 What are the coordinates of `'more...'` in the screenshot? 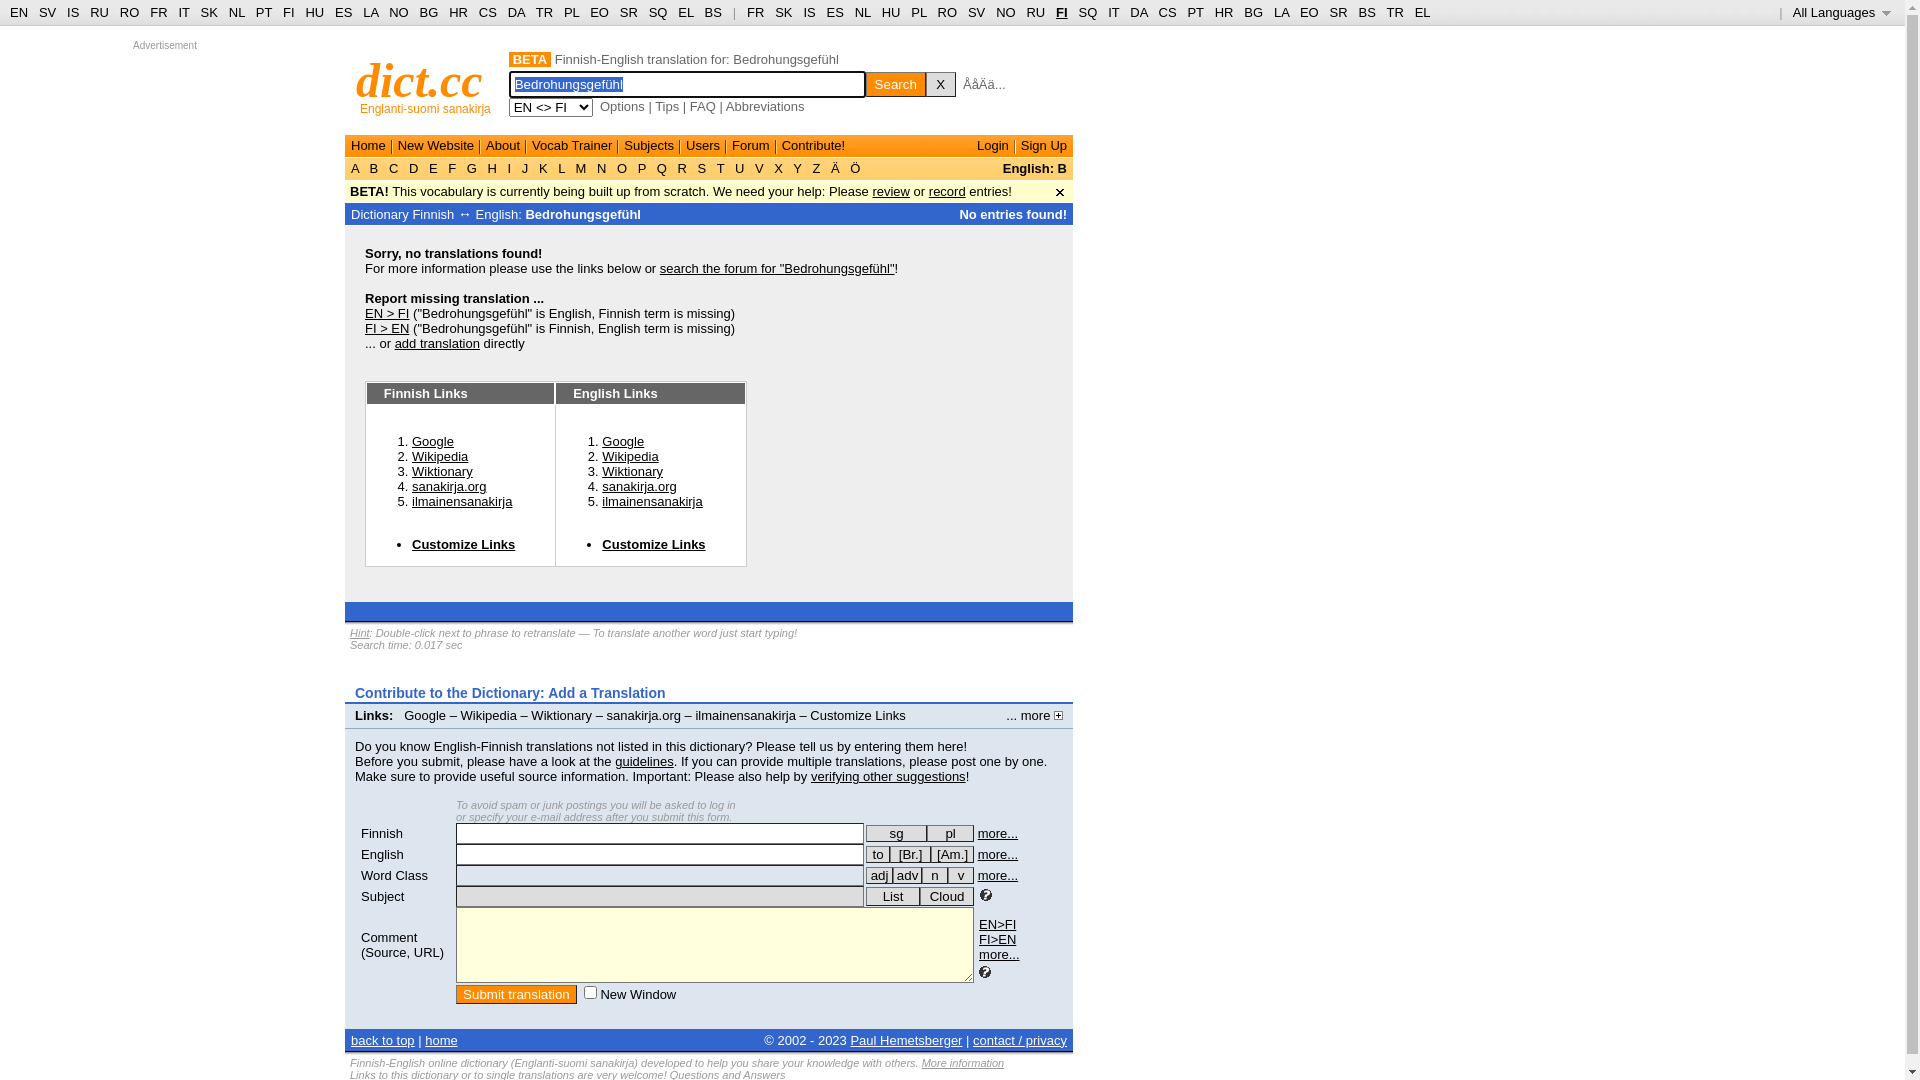 It's located at (998, 854).